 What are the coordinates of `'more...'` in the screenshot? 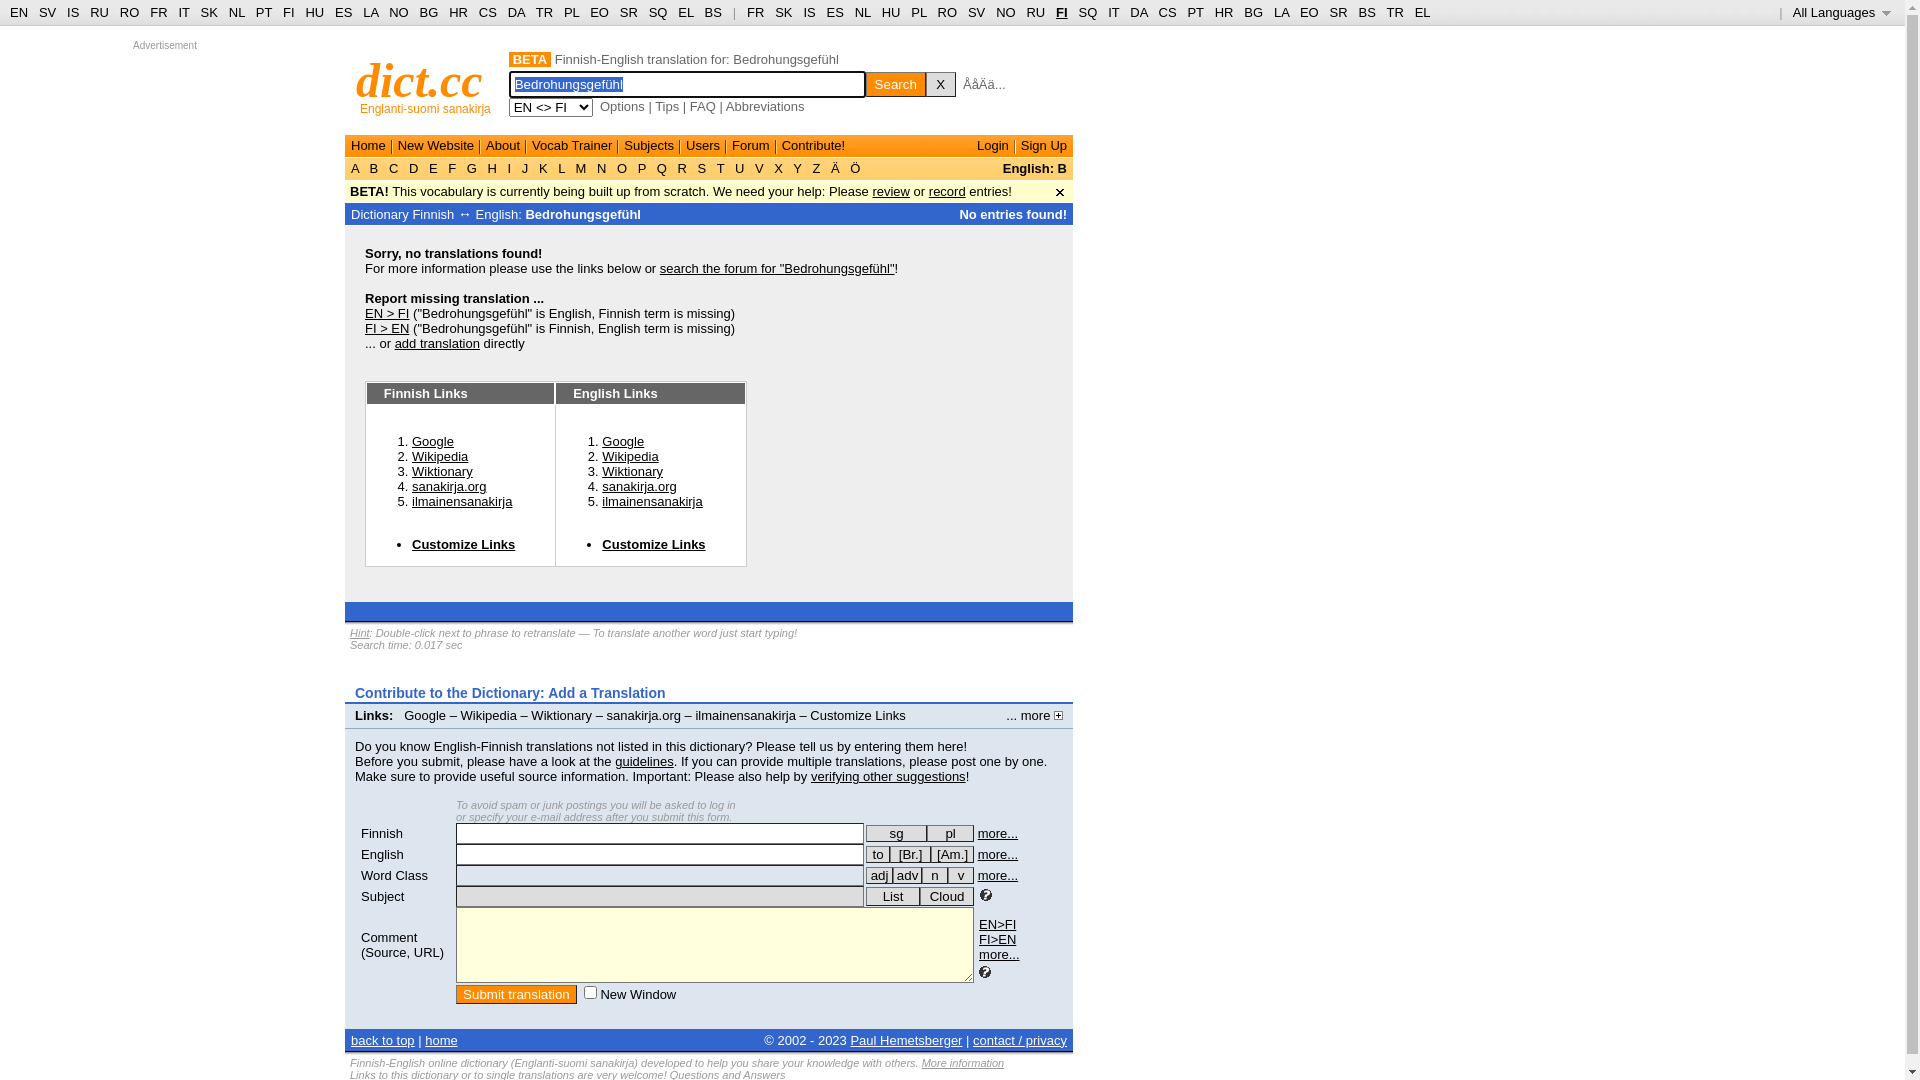 It's located at (998, 854).